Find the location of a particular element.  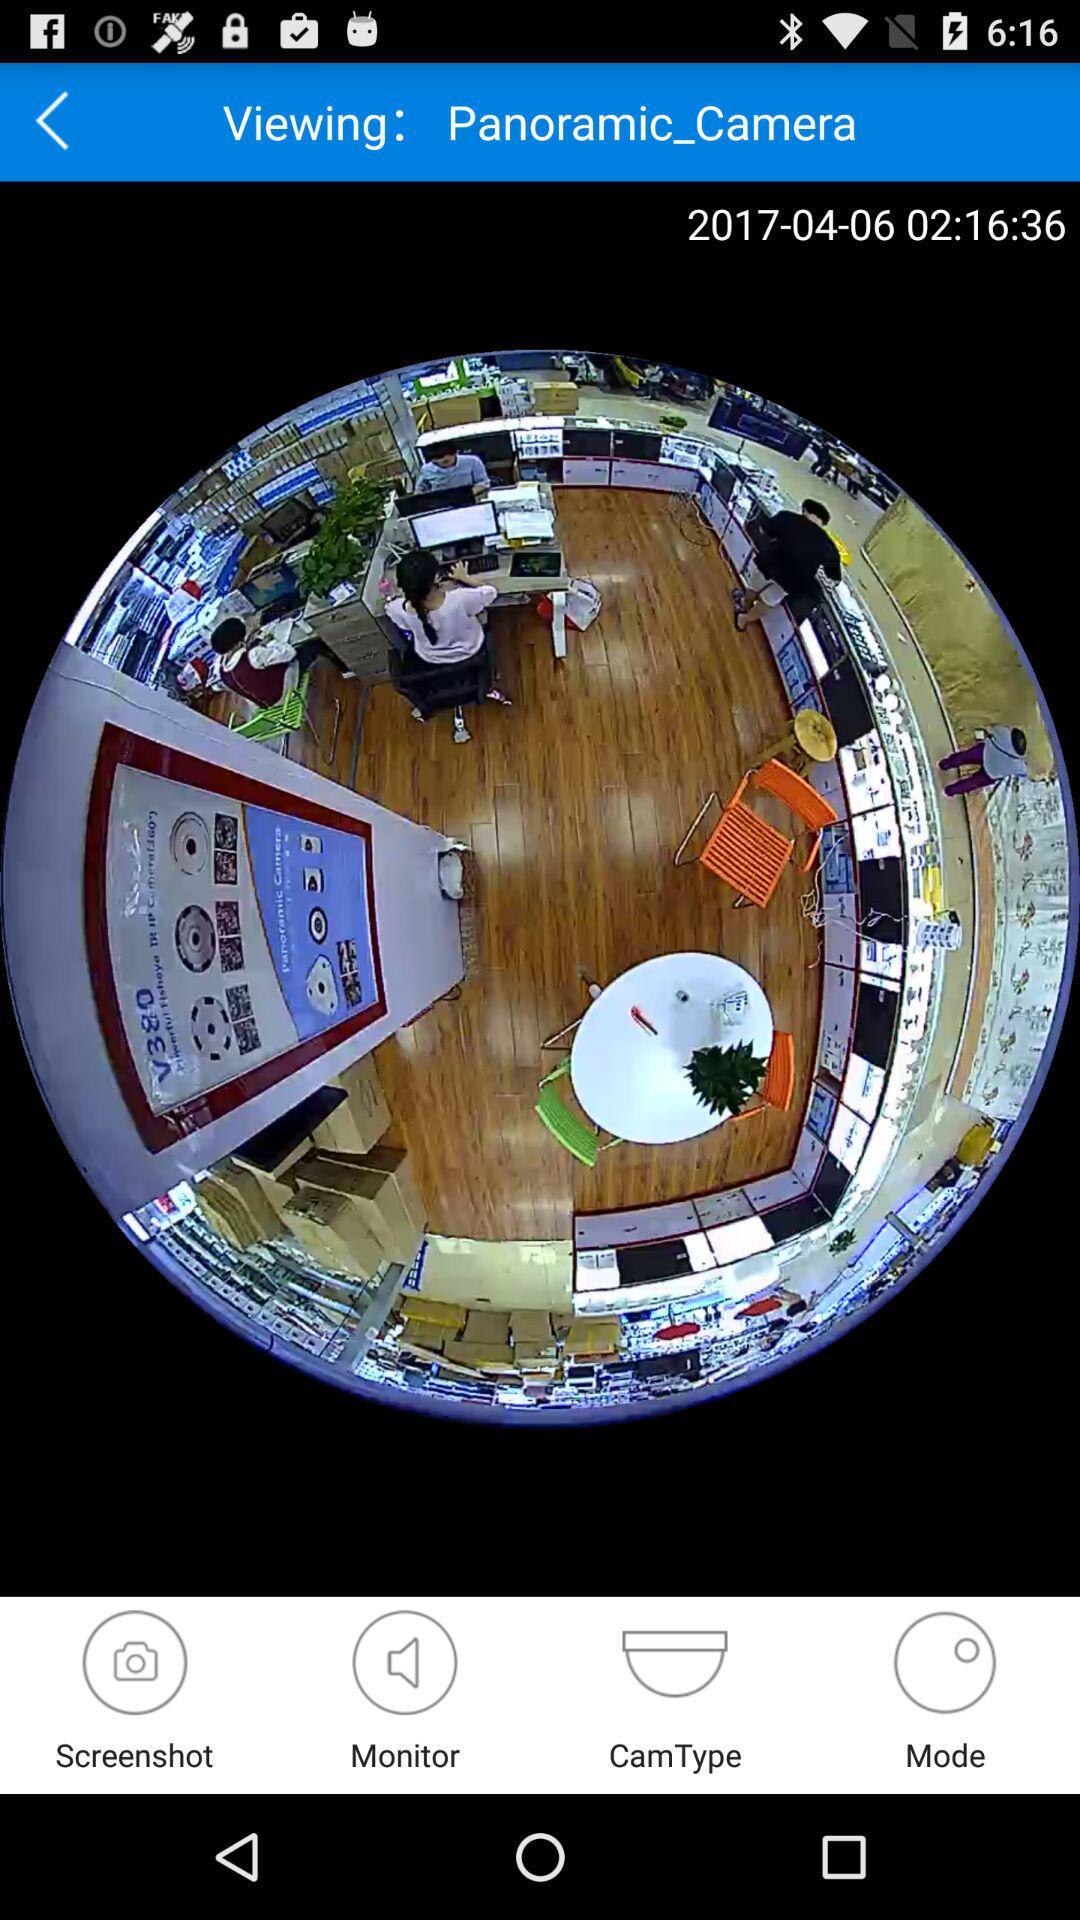

back is located at coordinates (58, 121).